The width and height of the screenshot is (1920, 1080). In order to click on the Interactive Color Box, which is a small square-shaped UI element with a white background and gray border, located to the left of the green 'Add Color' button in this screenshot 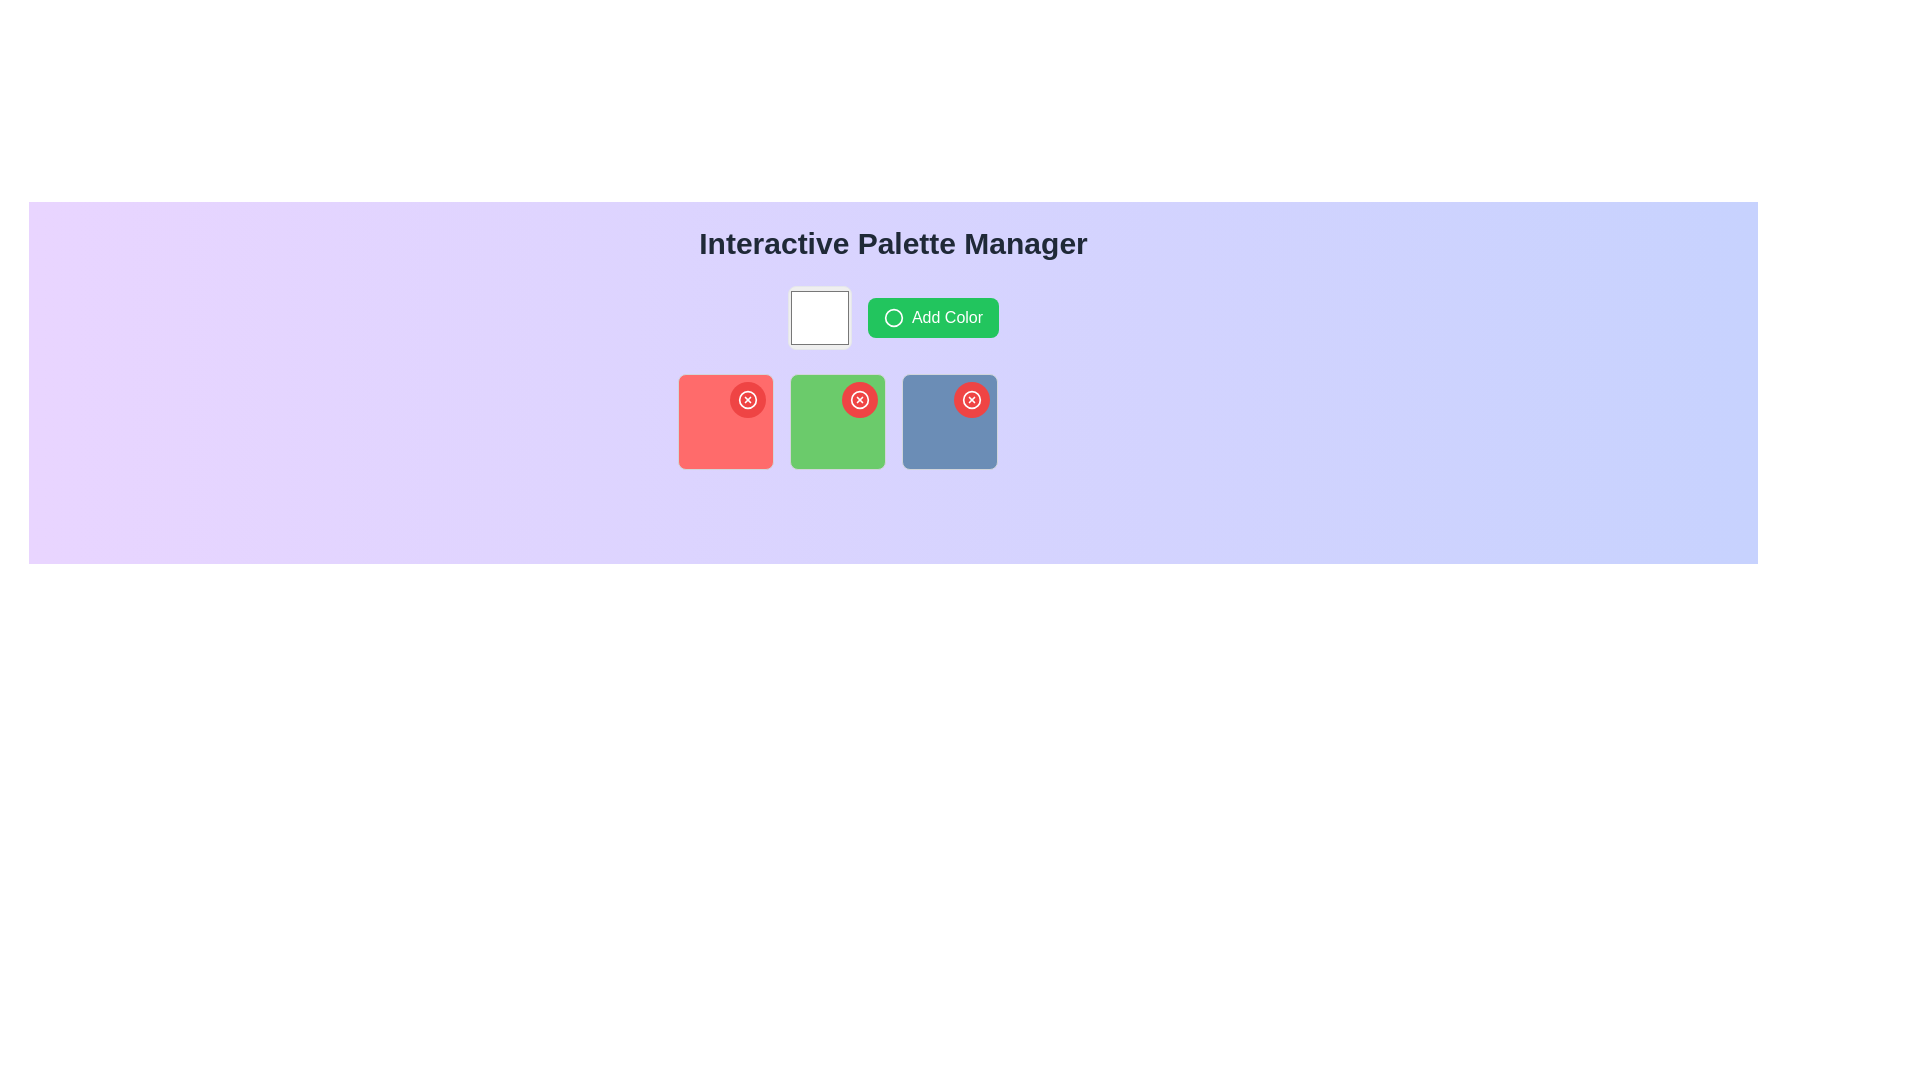, I will do `click(819, 316)`.